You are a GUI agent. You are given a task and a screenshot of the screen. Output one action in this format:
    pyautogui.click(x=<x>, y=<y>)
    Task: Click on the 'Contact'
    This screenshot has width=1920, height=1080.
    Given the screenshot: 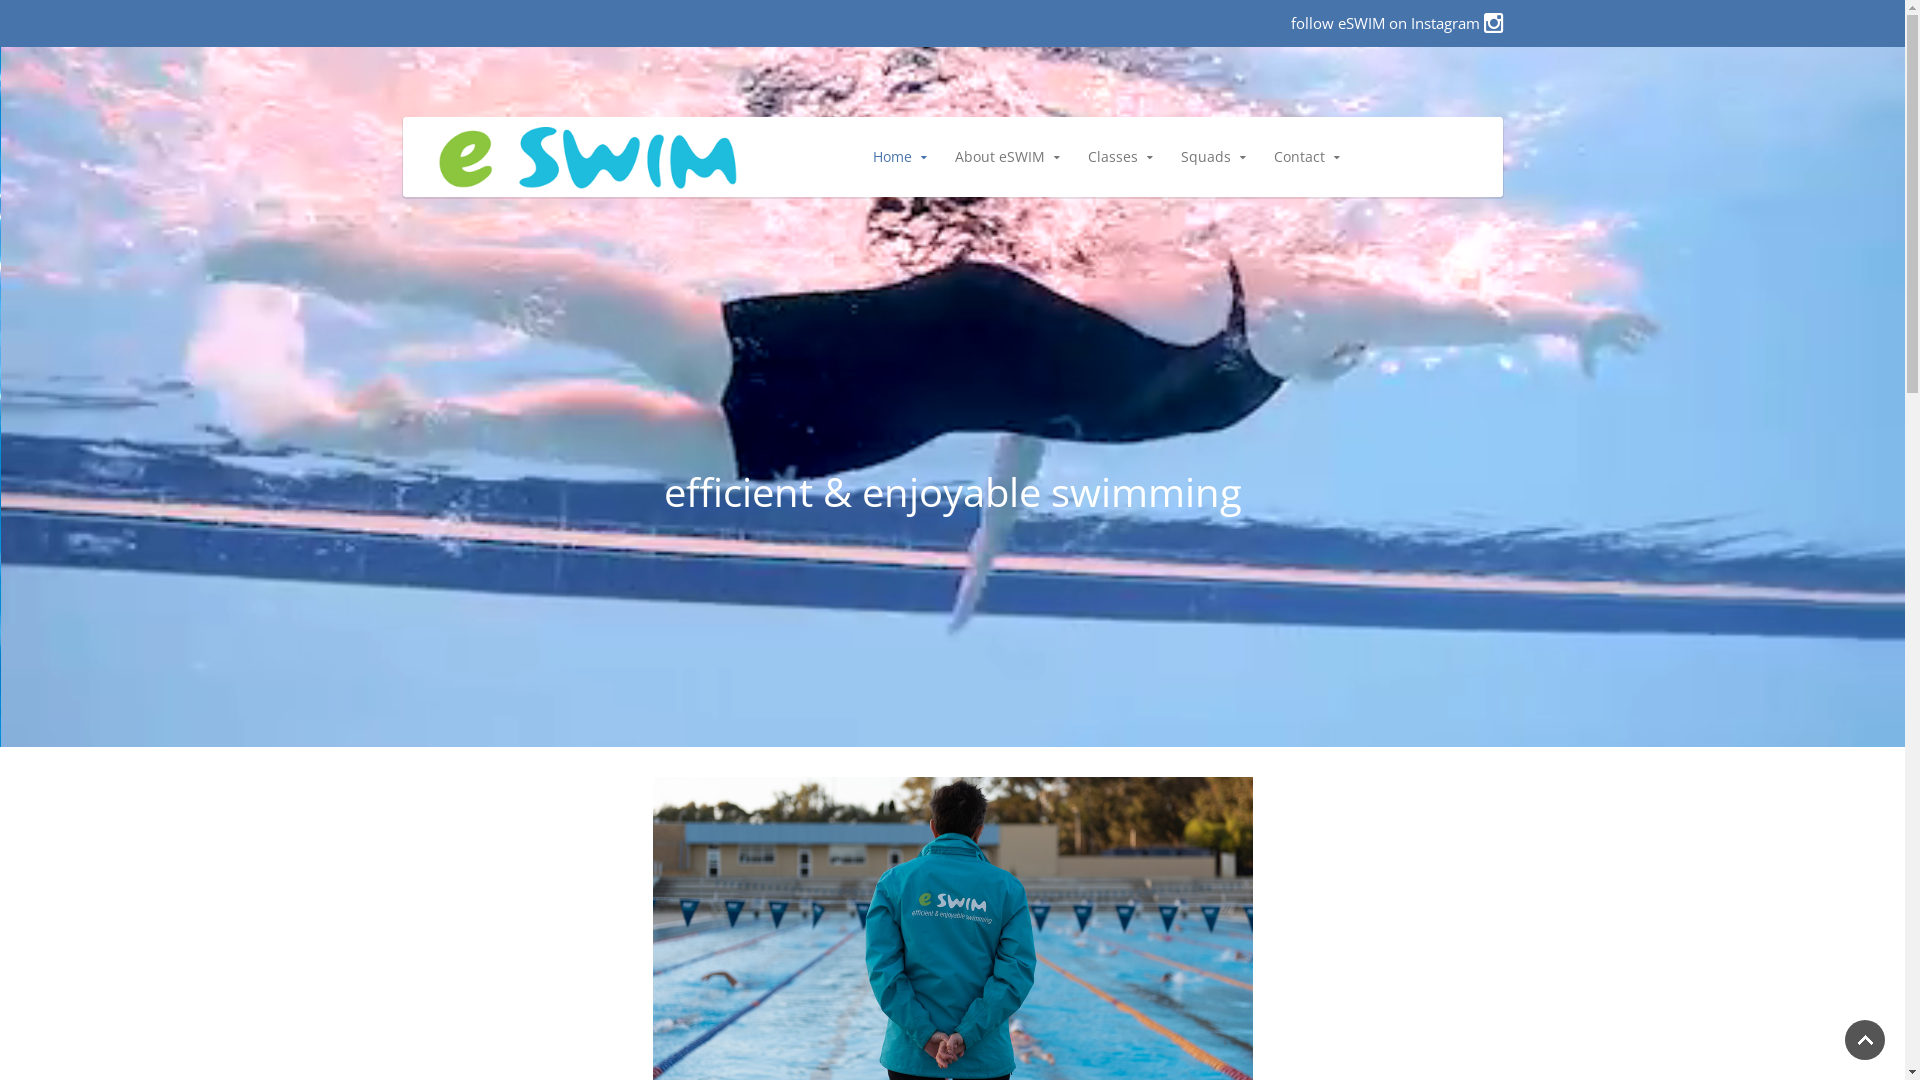 What is the action you would take?
    pyautogui.click(x=1255, y=156)
    